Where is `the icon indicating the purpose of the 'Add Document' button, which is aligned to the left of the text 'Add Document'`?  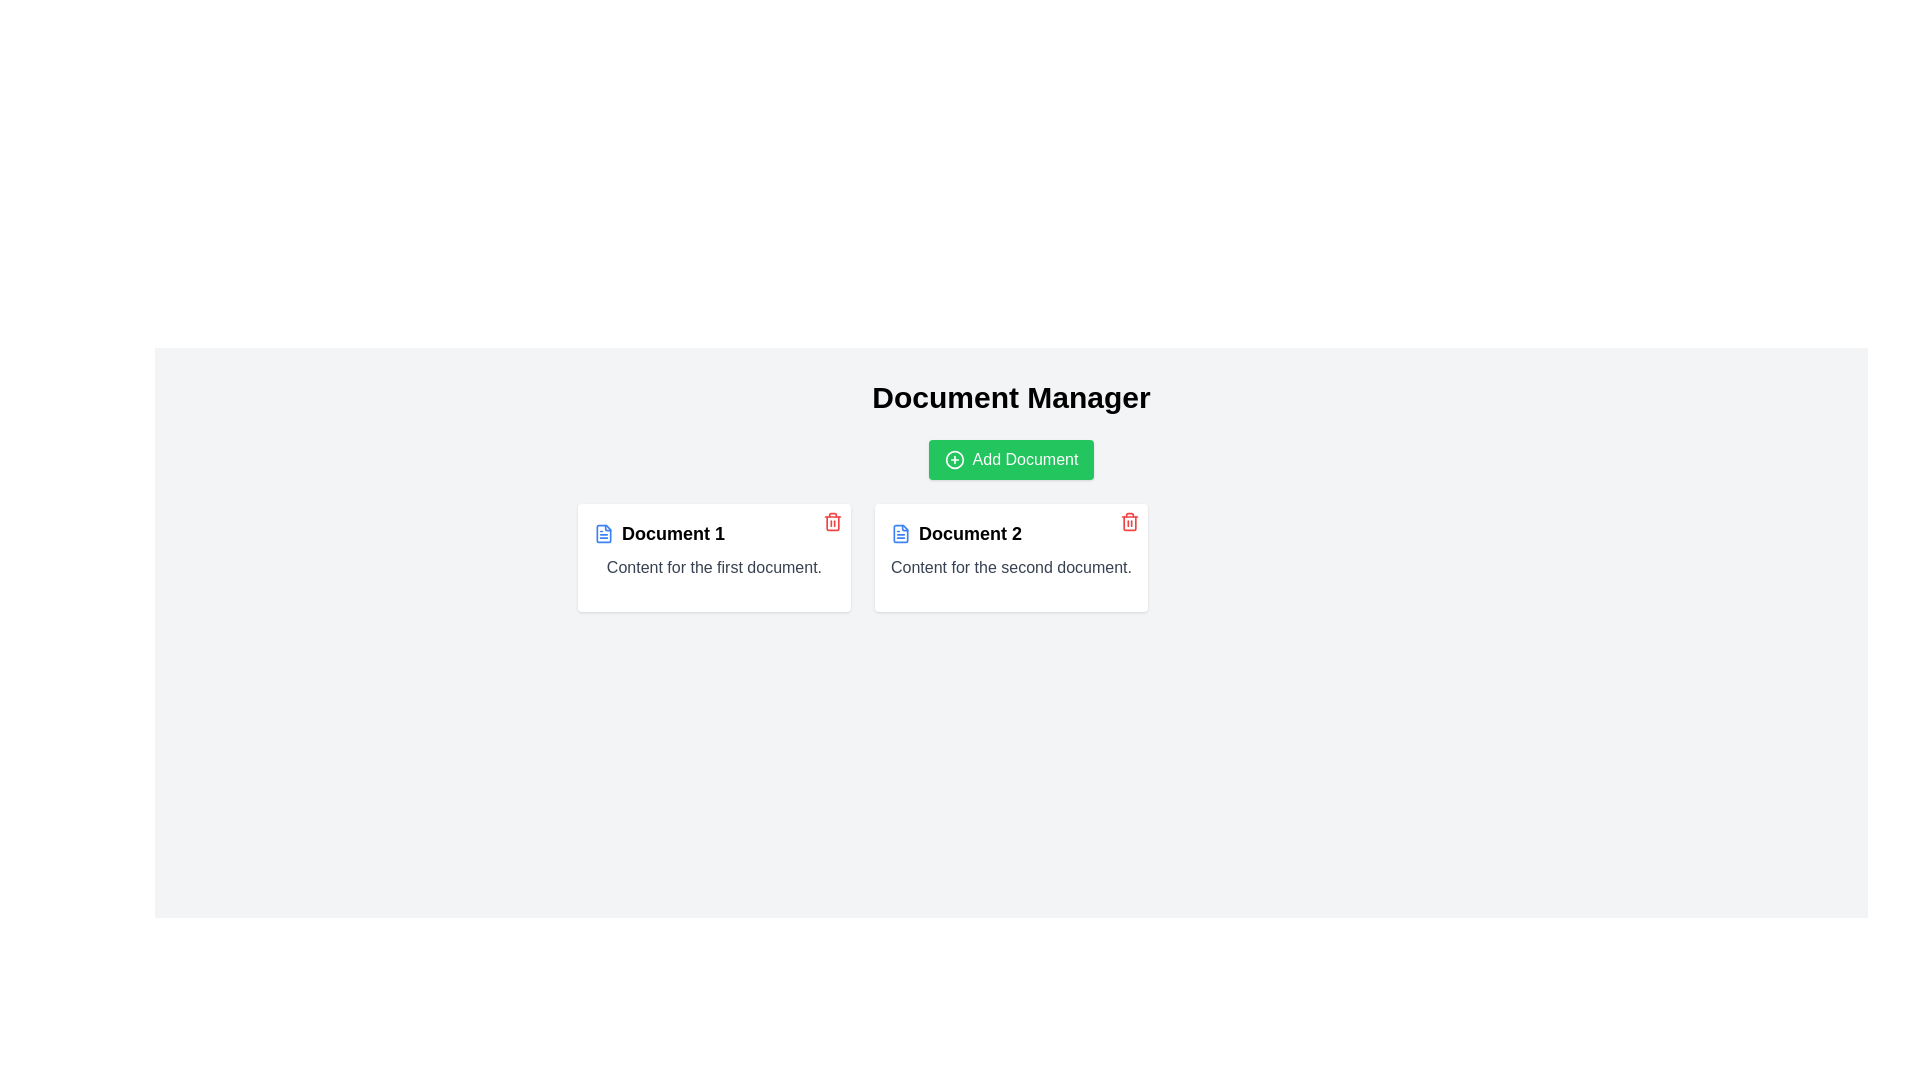
the icon indicating the purpose of the 'Add Document' button, which is aligned to the left of the text 'Add Document' is located at coordinates (953, 459).